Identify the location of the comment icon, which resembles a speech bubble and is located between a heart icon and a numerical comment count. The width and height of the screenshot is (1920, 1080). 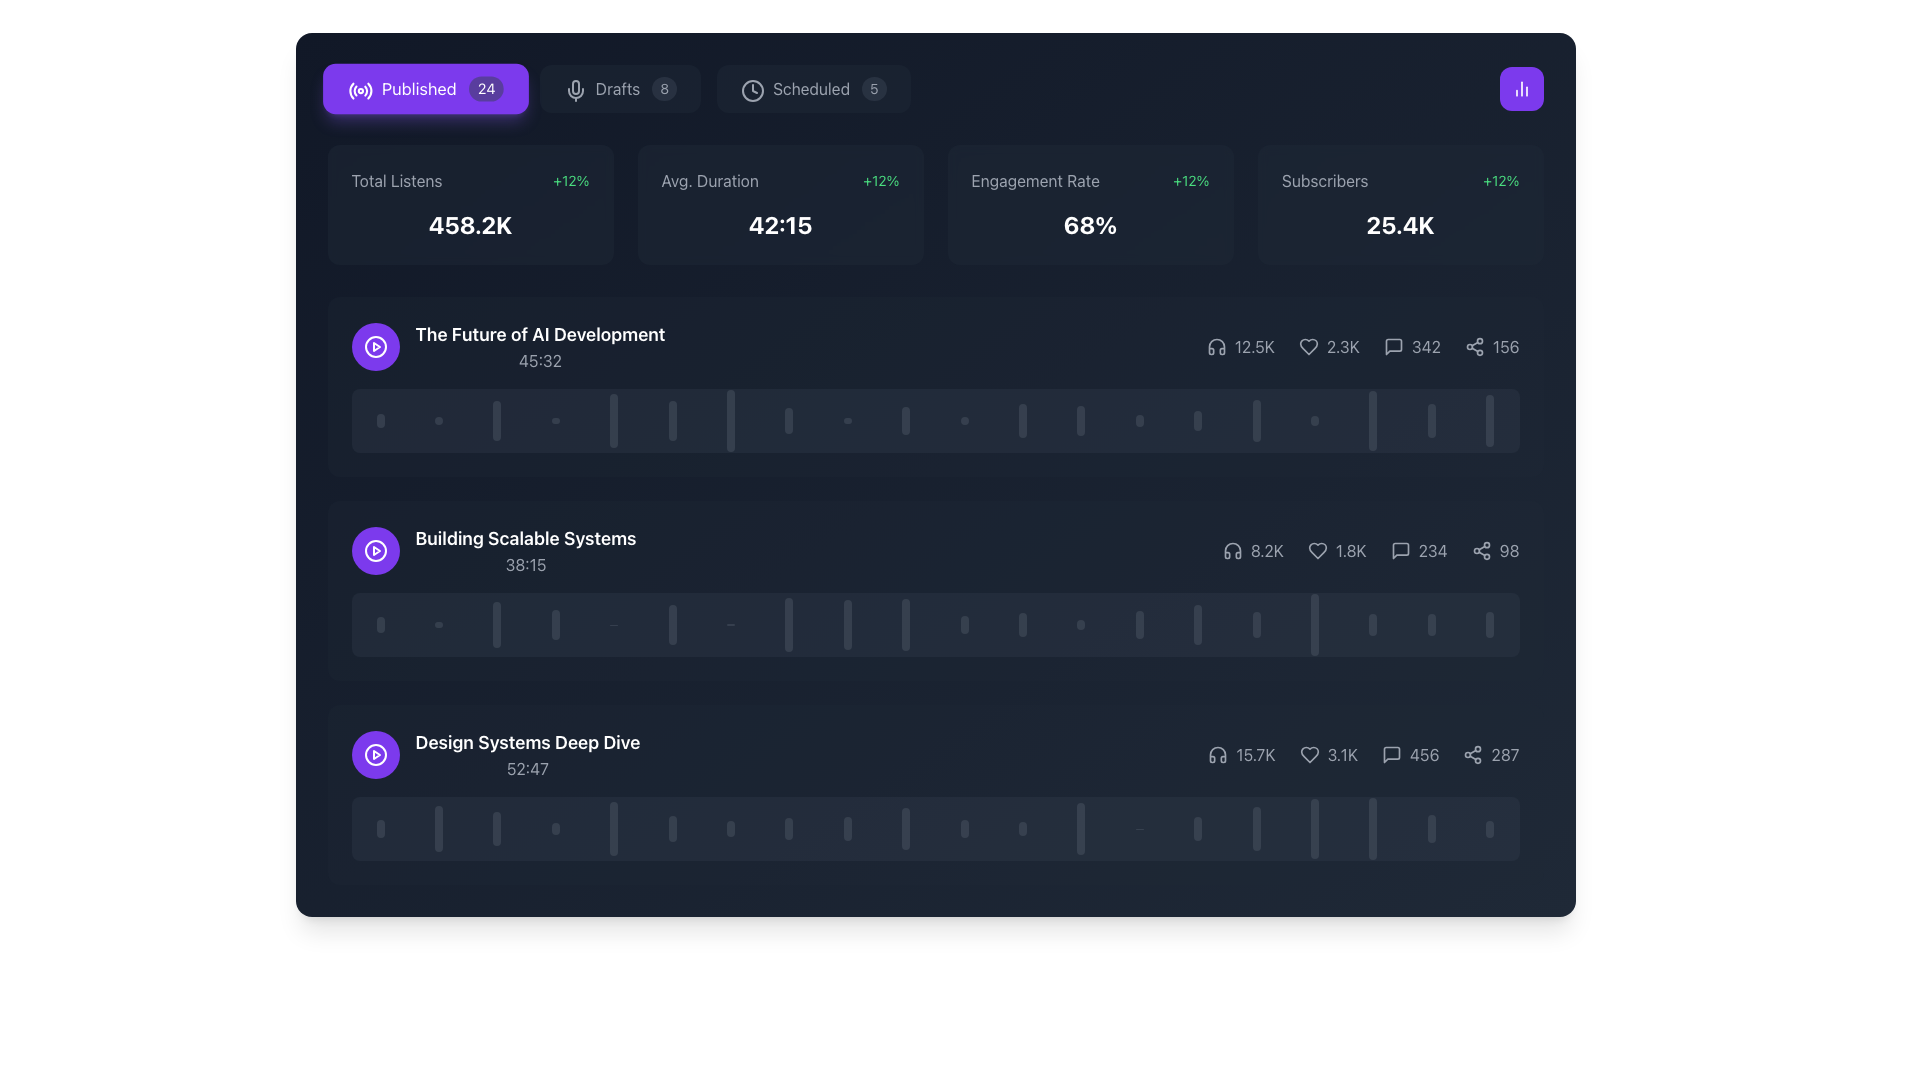
(1392, 346).